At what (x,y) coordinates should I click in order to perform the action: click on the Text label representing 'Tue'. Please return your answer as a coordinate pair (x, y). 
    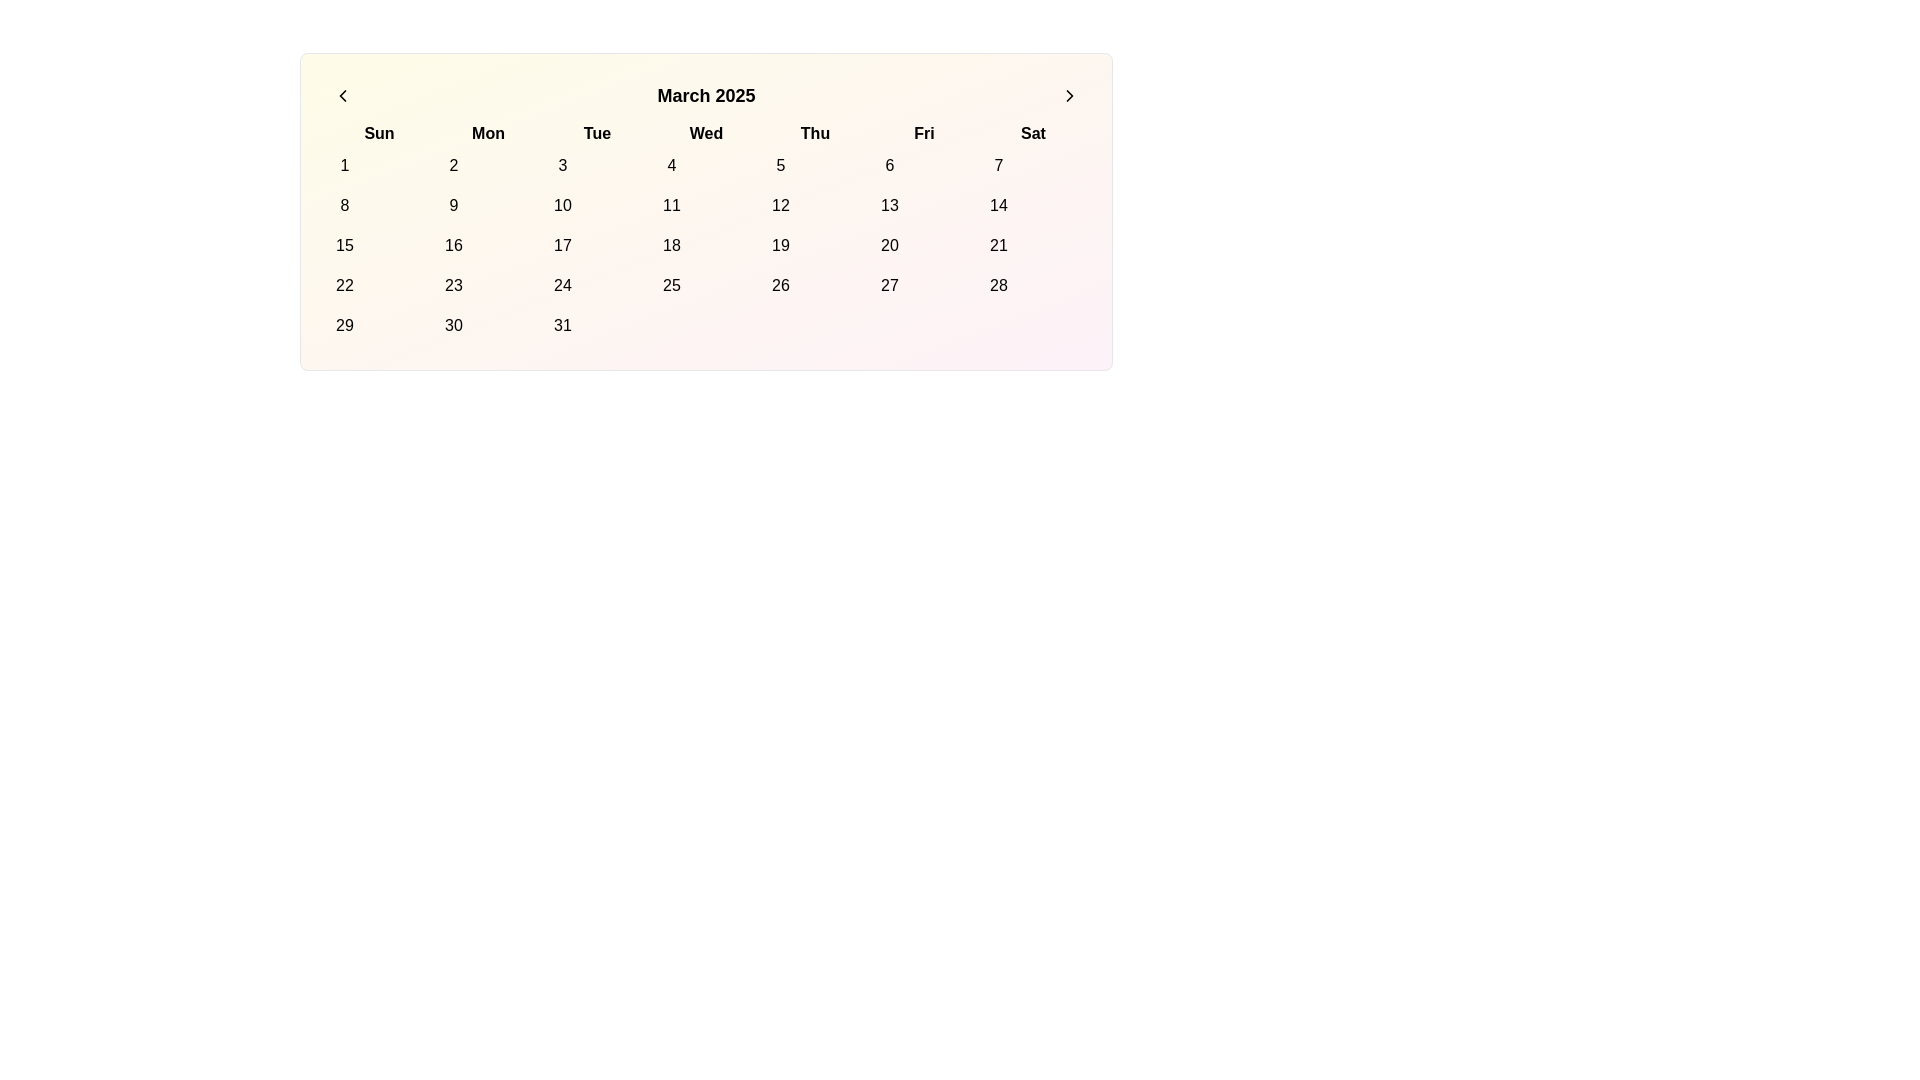
    Looking at the image, I should click on (596, 134).